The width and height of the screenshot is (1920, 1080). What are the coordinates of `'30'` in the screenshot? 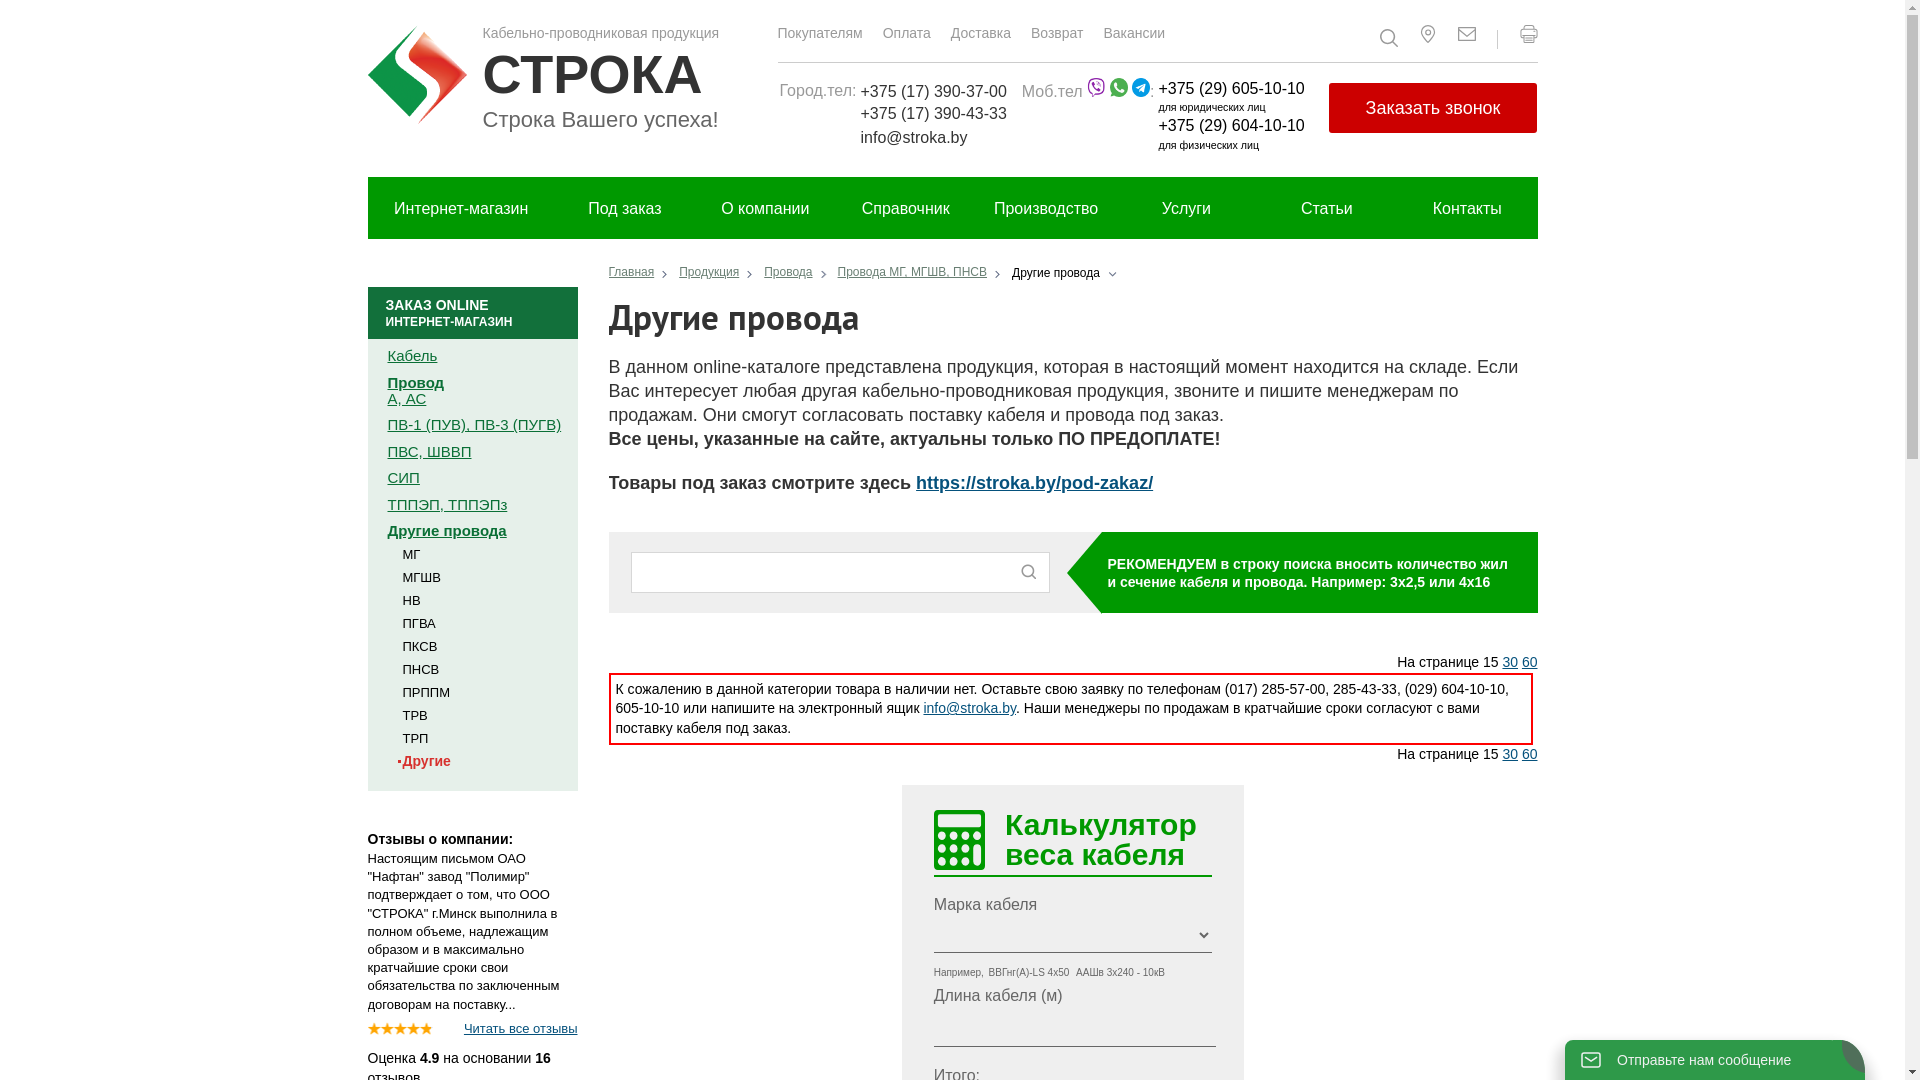 It's located at (1510, 662).